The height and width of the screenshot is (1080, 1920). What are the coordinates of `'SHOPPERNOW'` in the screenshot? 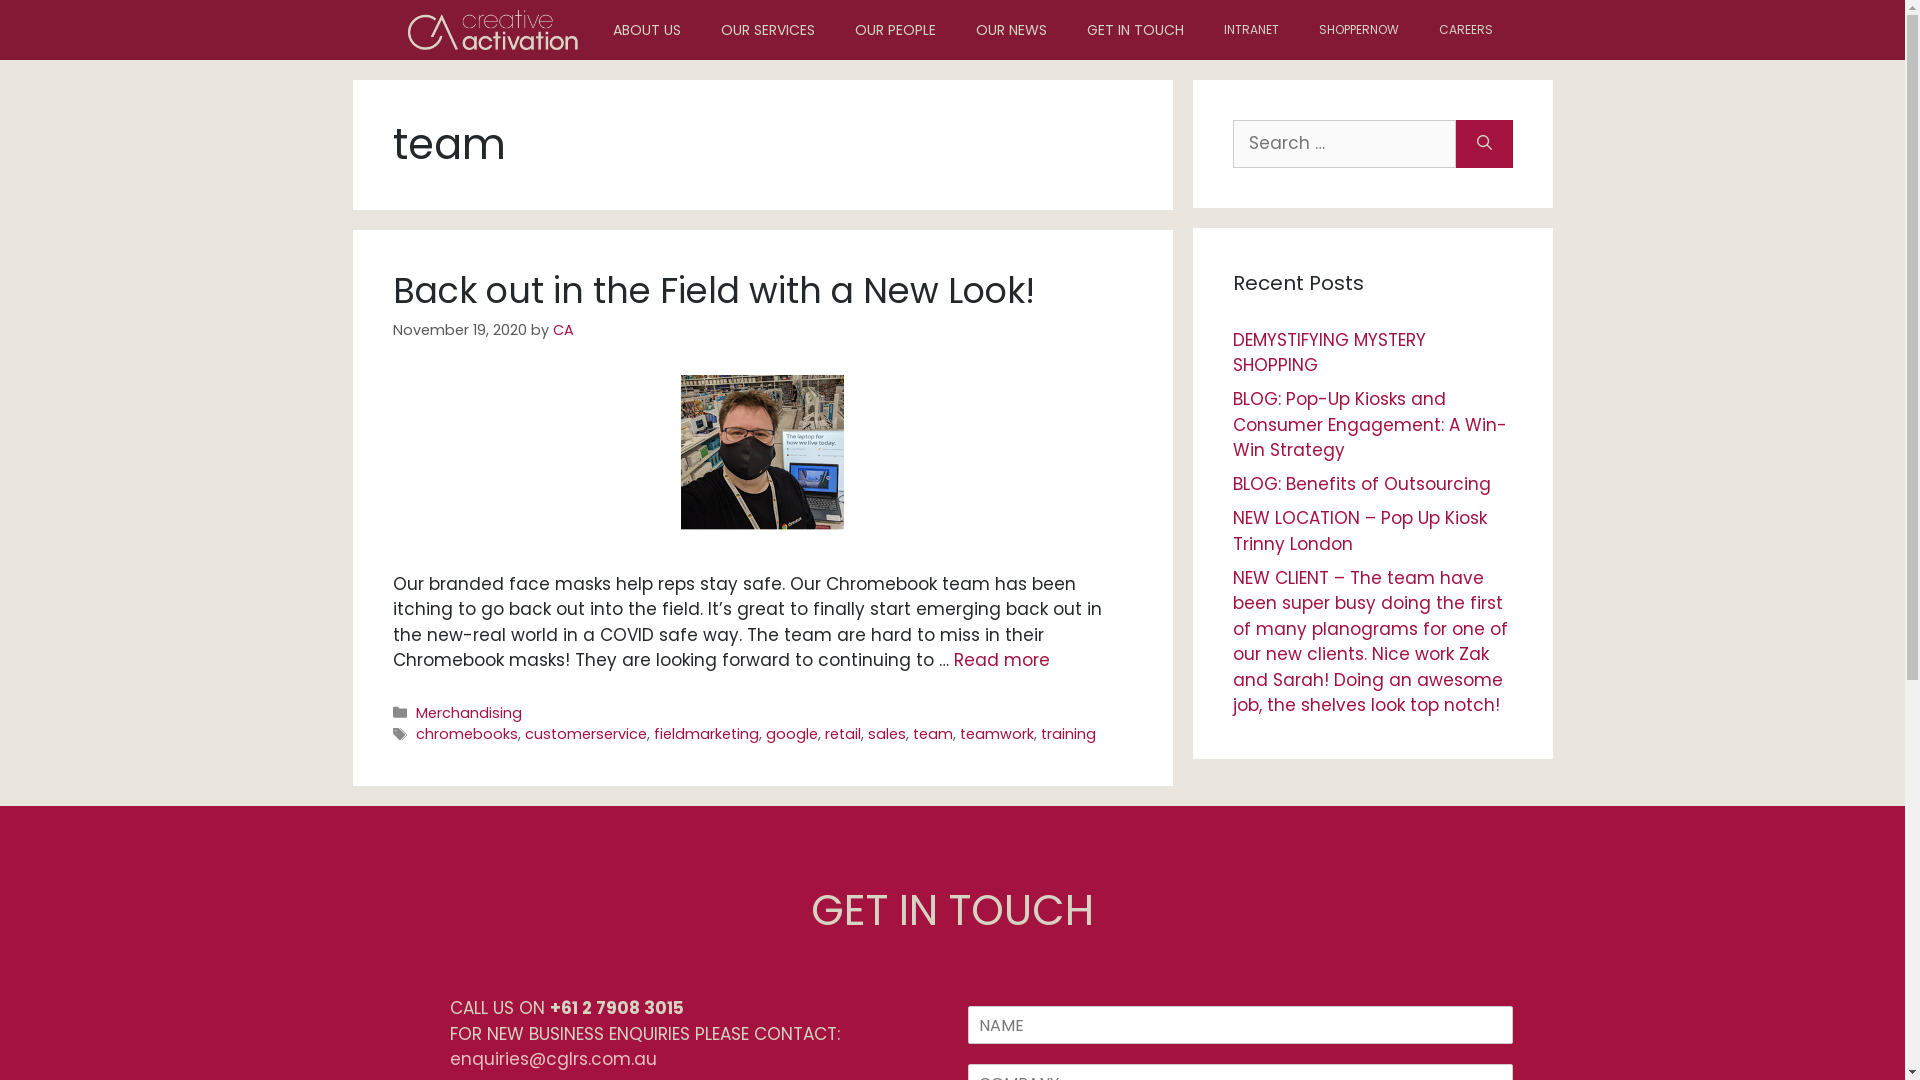 It's located at (1358, 30).